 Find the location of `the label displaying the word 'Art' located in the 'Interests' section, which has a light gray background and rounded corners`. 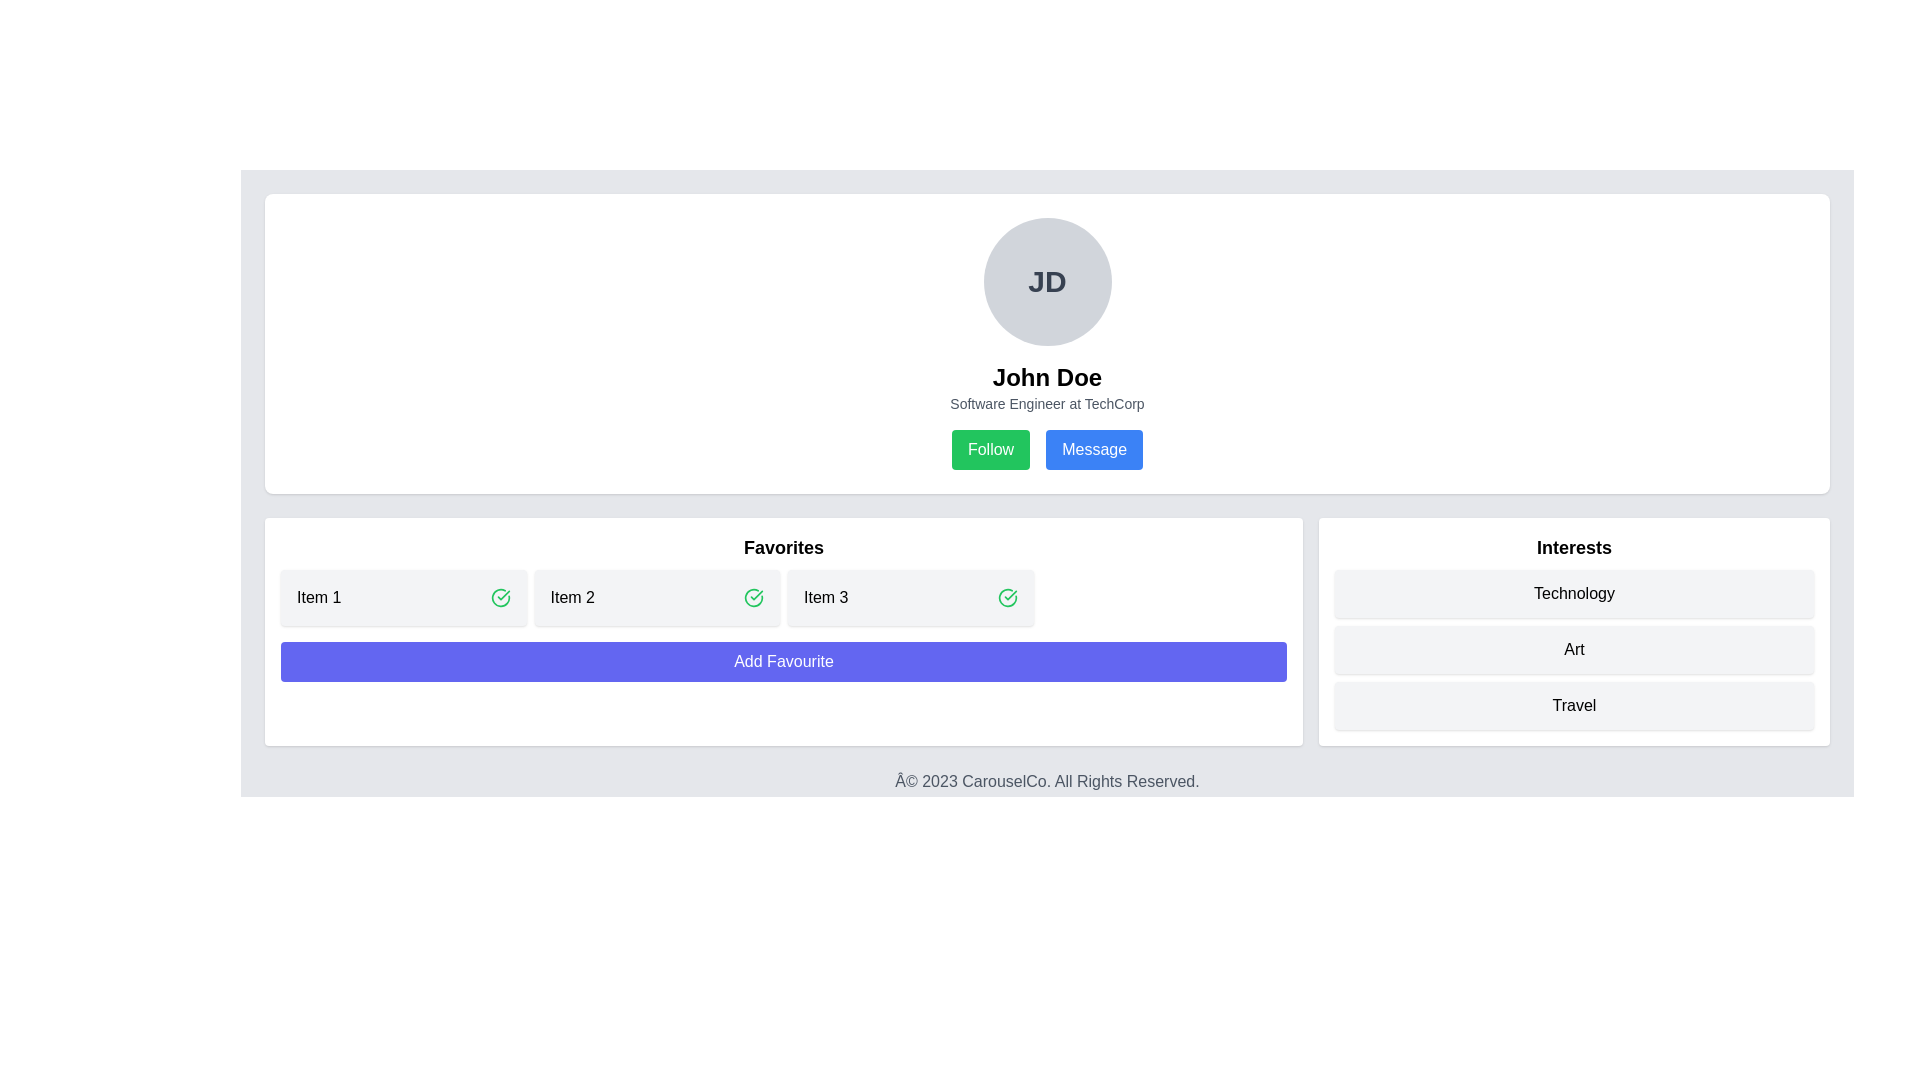

the label displaying the word 'Art' located in the 'Interests' section, which has a light gray background and rounded corners is located at coordinates (1573, 650).